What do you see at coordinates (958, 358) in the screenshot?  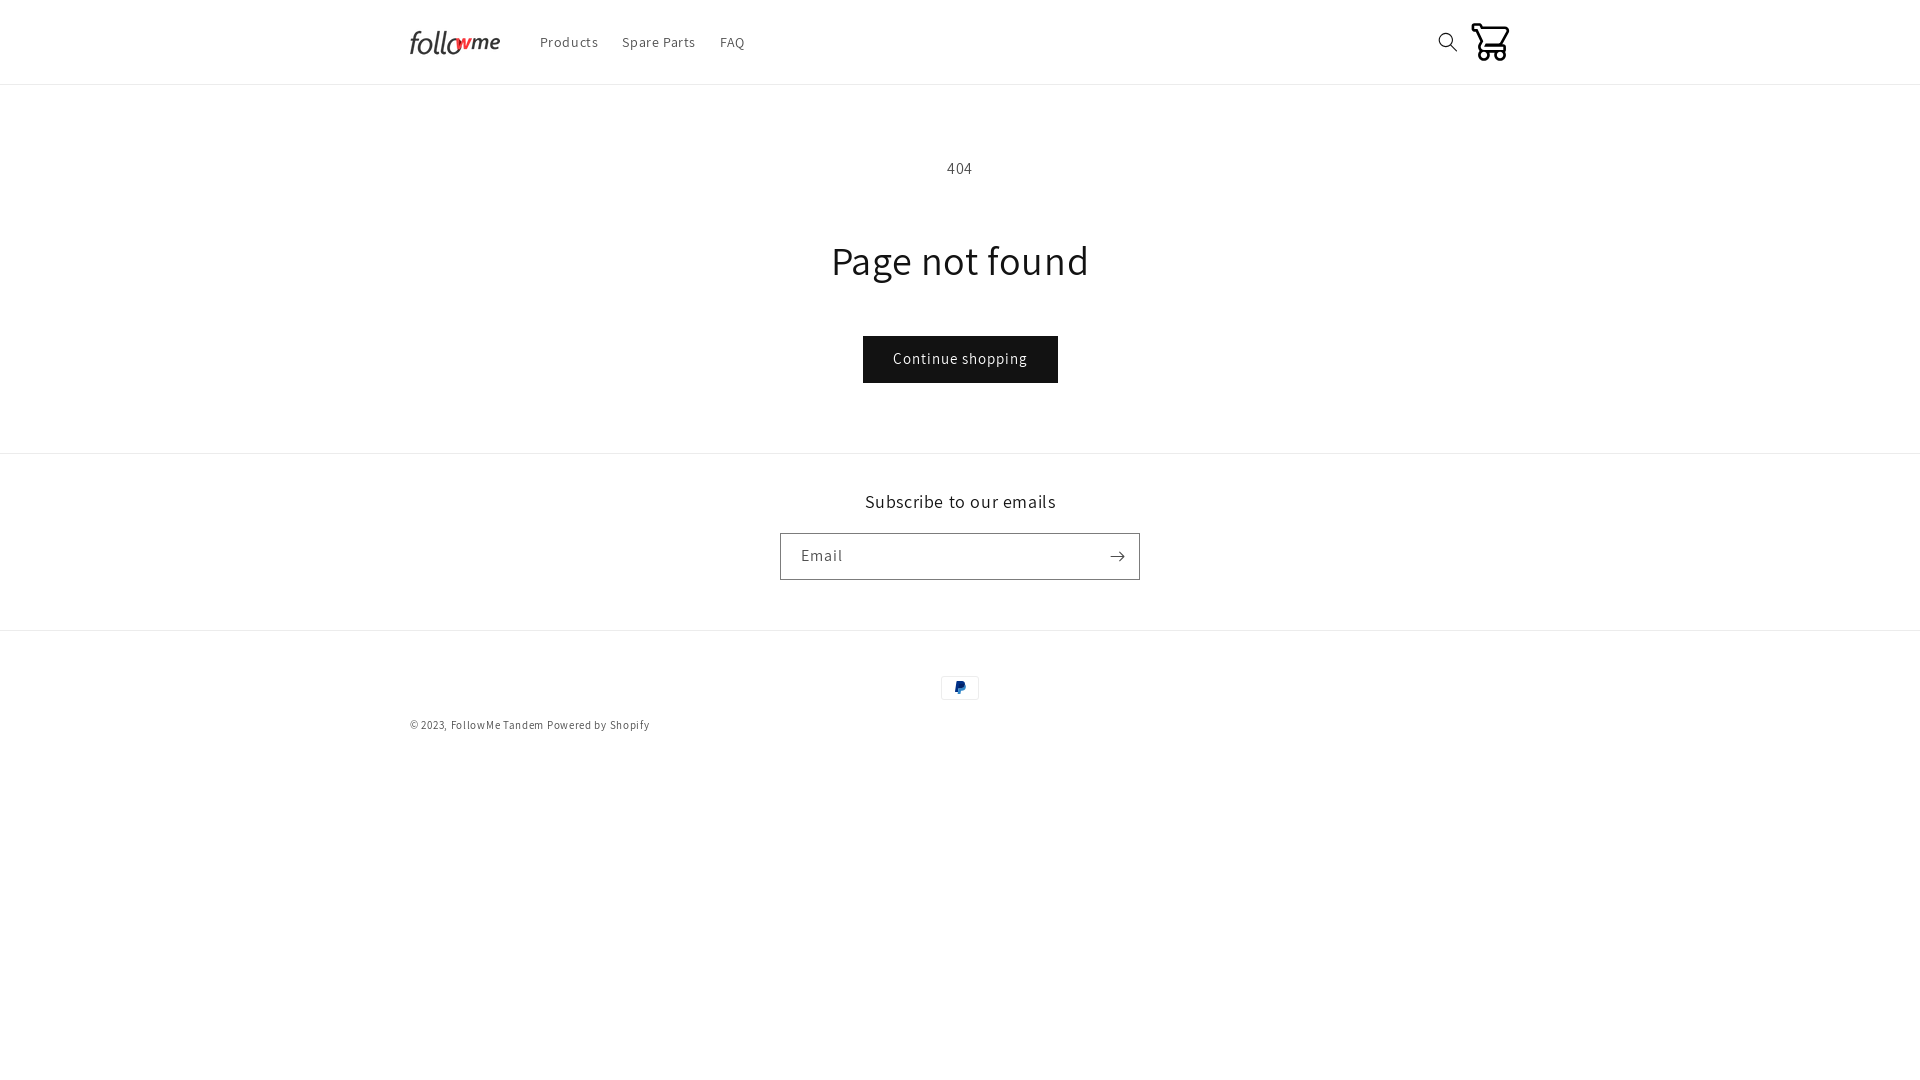 I see `'Continue shopping'` at bounding box center [958, 358].